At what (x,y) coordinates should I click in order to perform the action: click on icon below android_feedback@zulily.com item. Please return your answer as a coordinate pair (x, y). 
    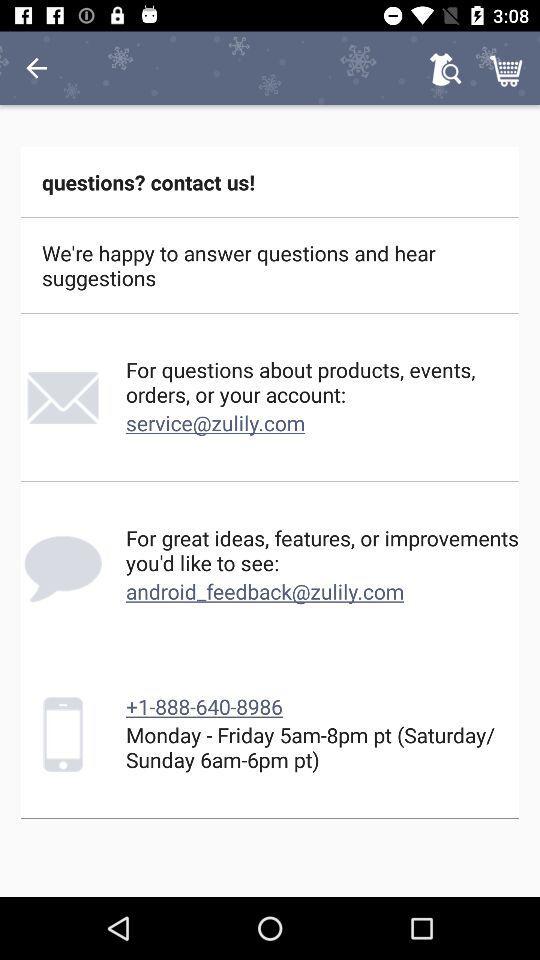
    Looking at the image, I should click on (203, 706).